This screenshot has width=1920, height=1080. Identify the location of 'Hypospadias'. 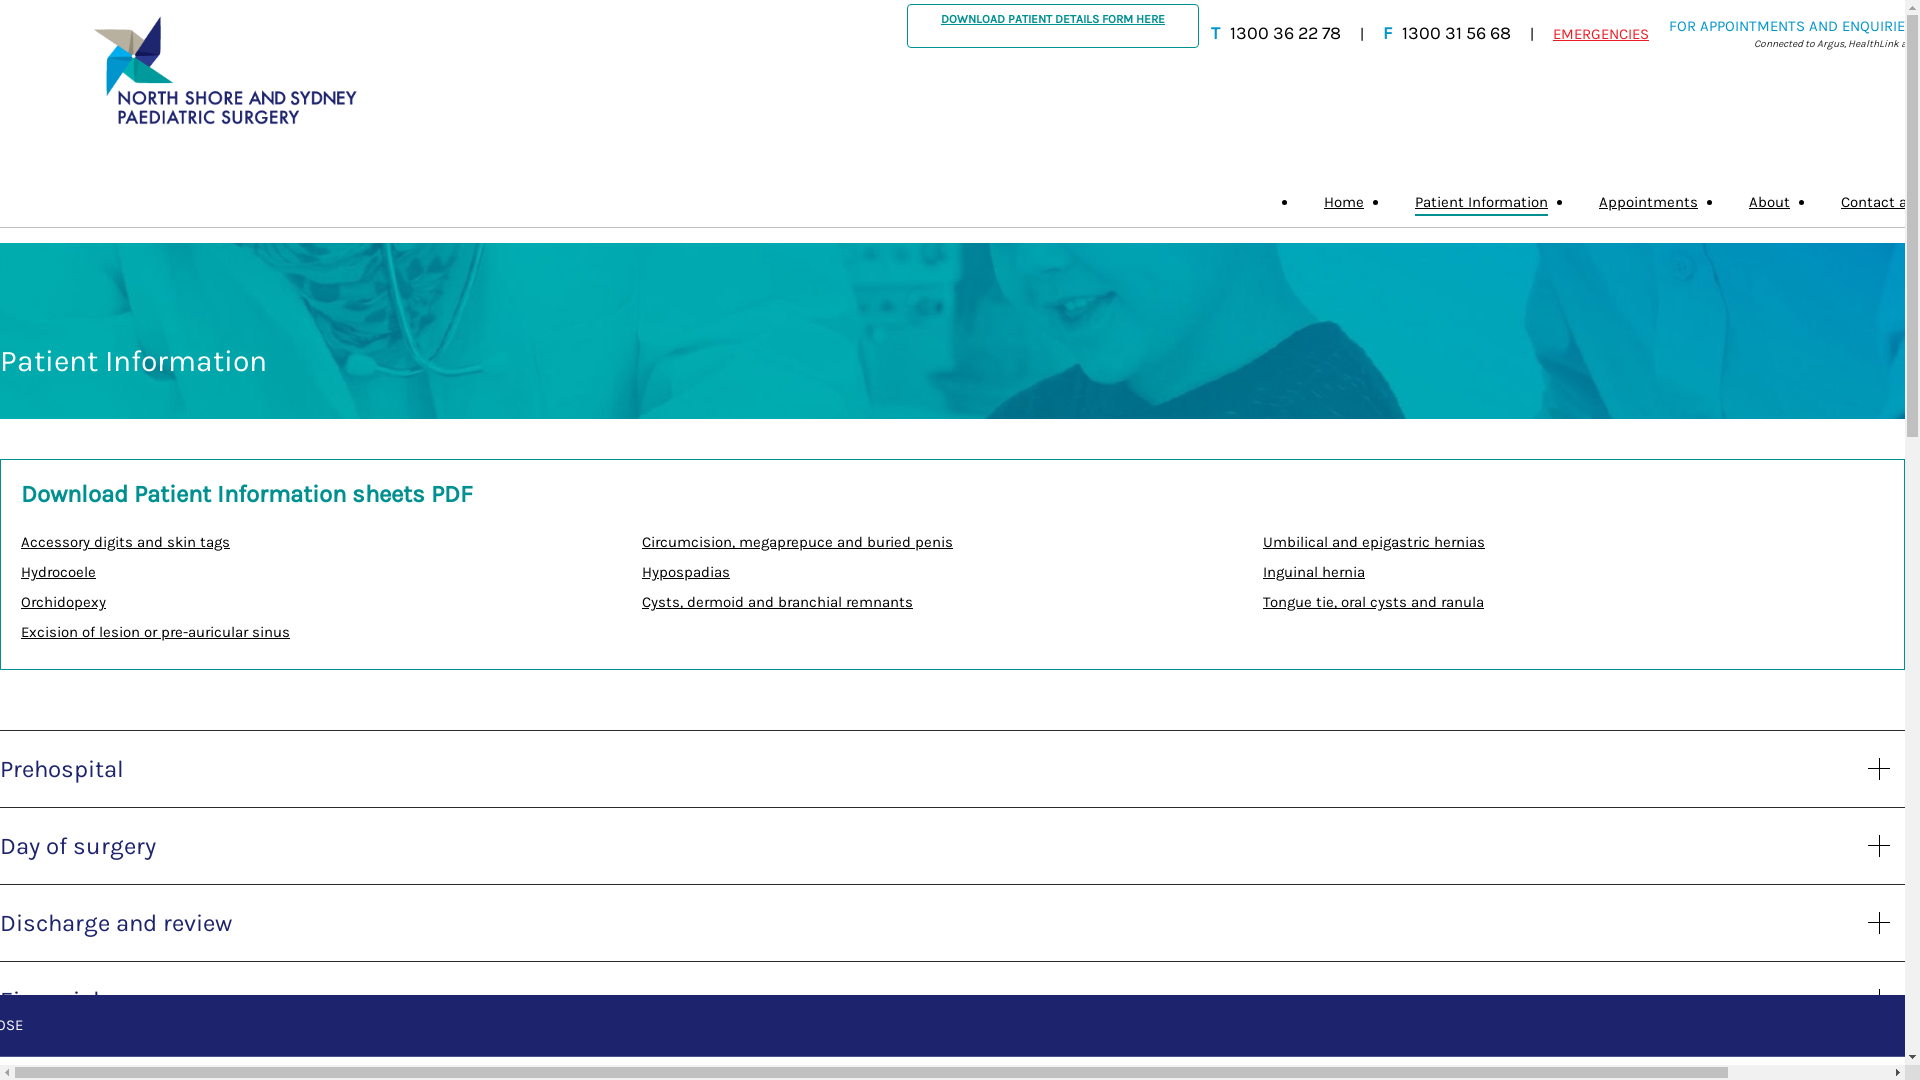
(686, 571).